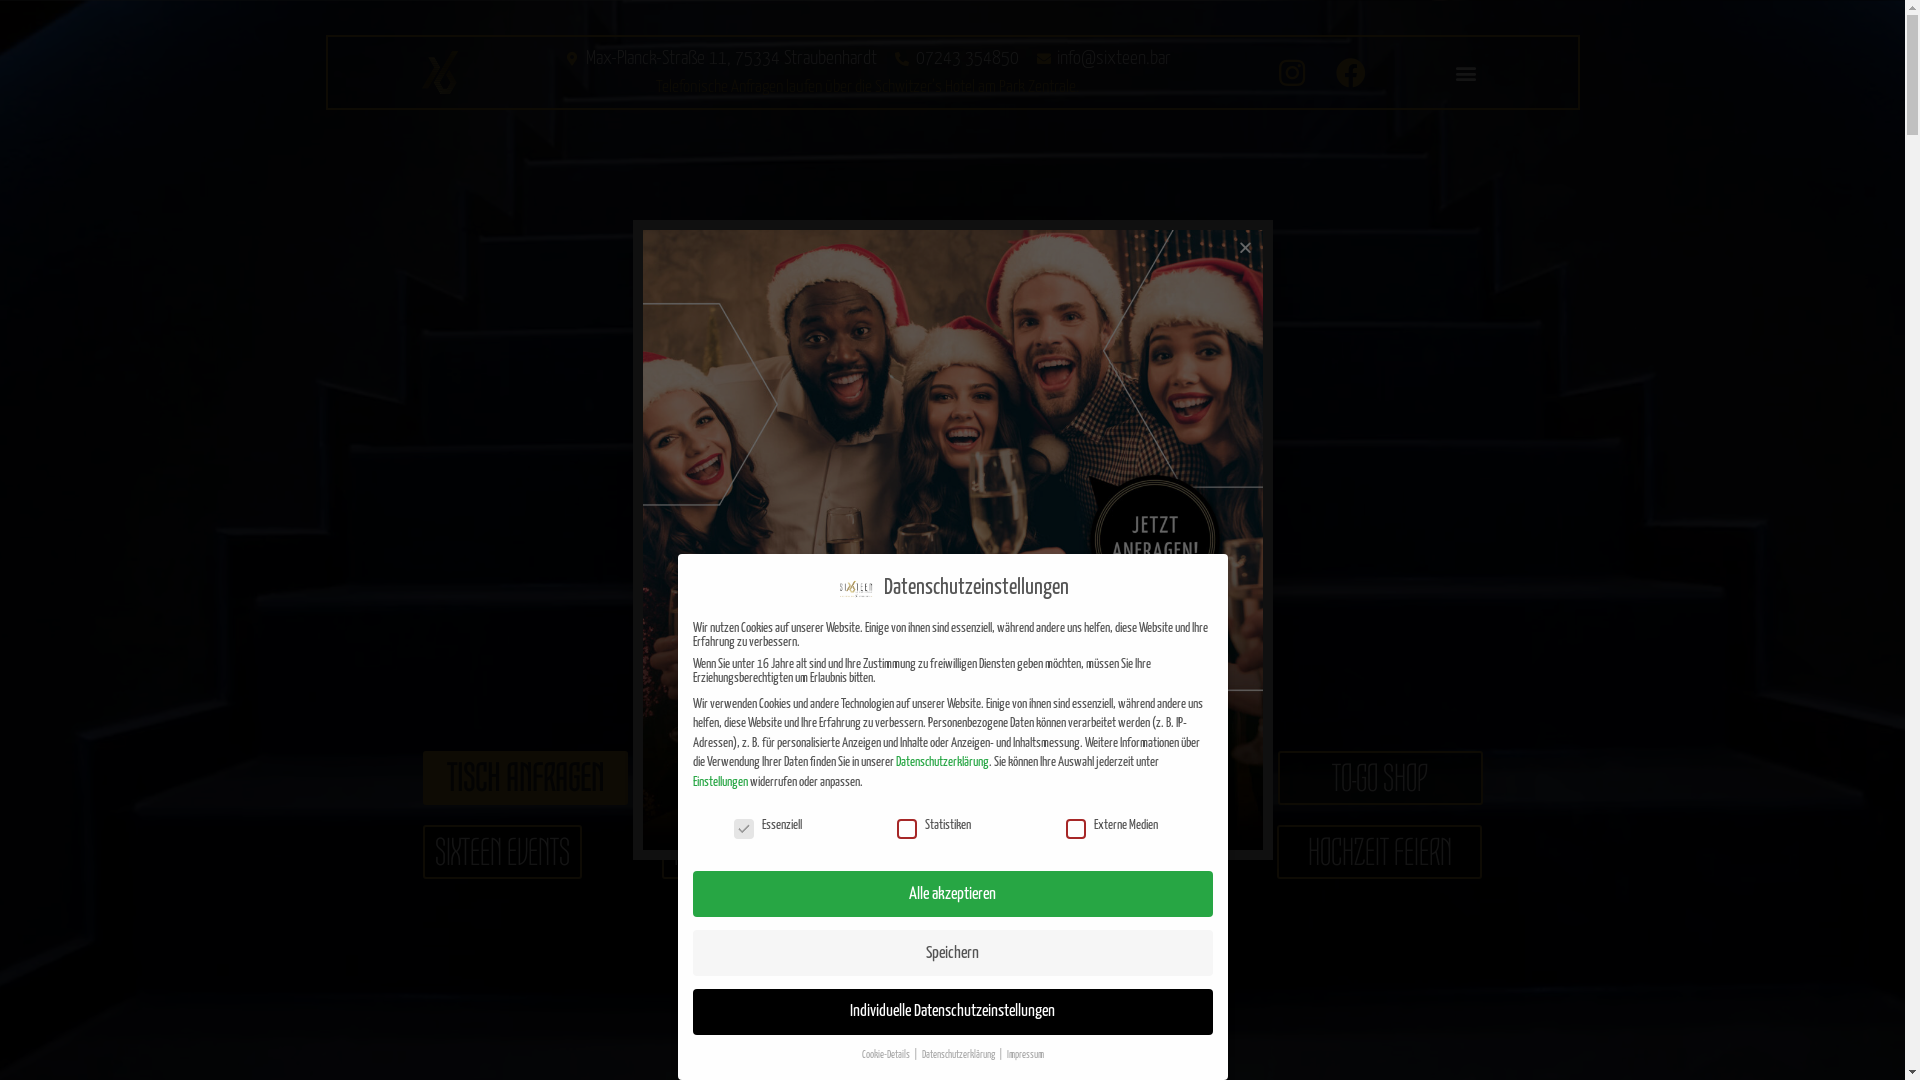  What do you see at coordinates (886, 1054) in the screenshot?
I see `'Cookie-Details'` at bounding box center [886, 1054].